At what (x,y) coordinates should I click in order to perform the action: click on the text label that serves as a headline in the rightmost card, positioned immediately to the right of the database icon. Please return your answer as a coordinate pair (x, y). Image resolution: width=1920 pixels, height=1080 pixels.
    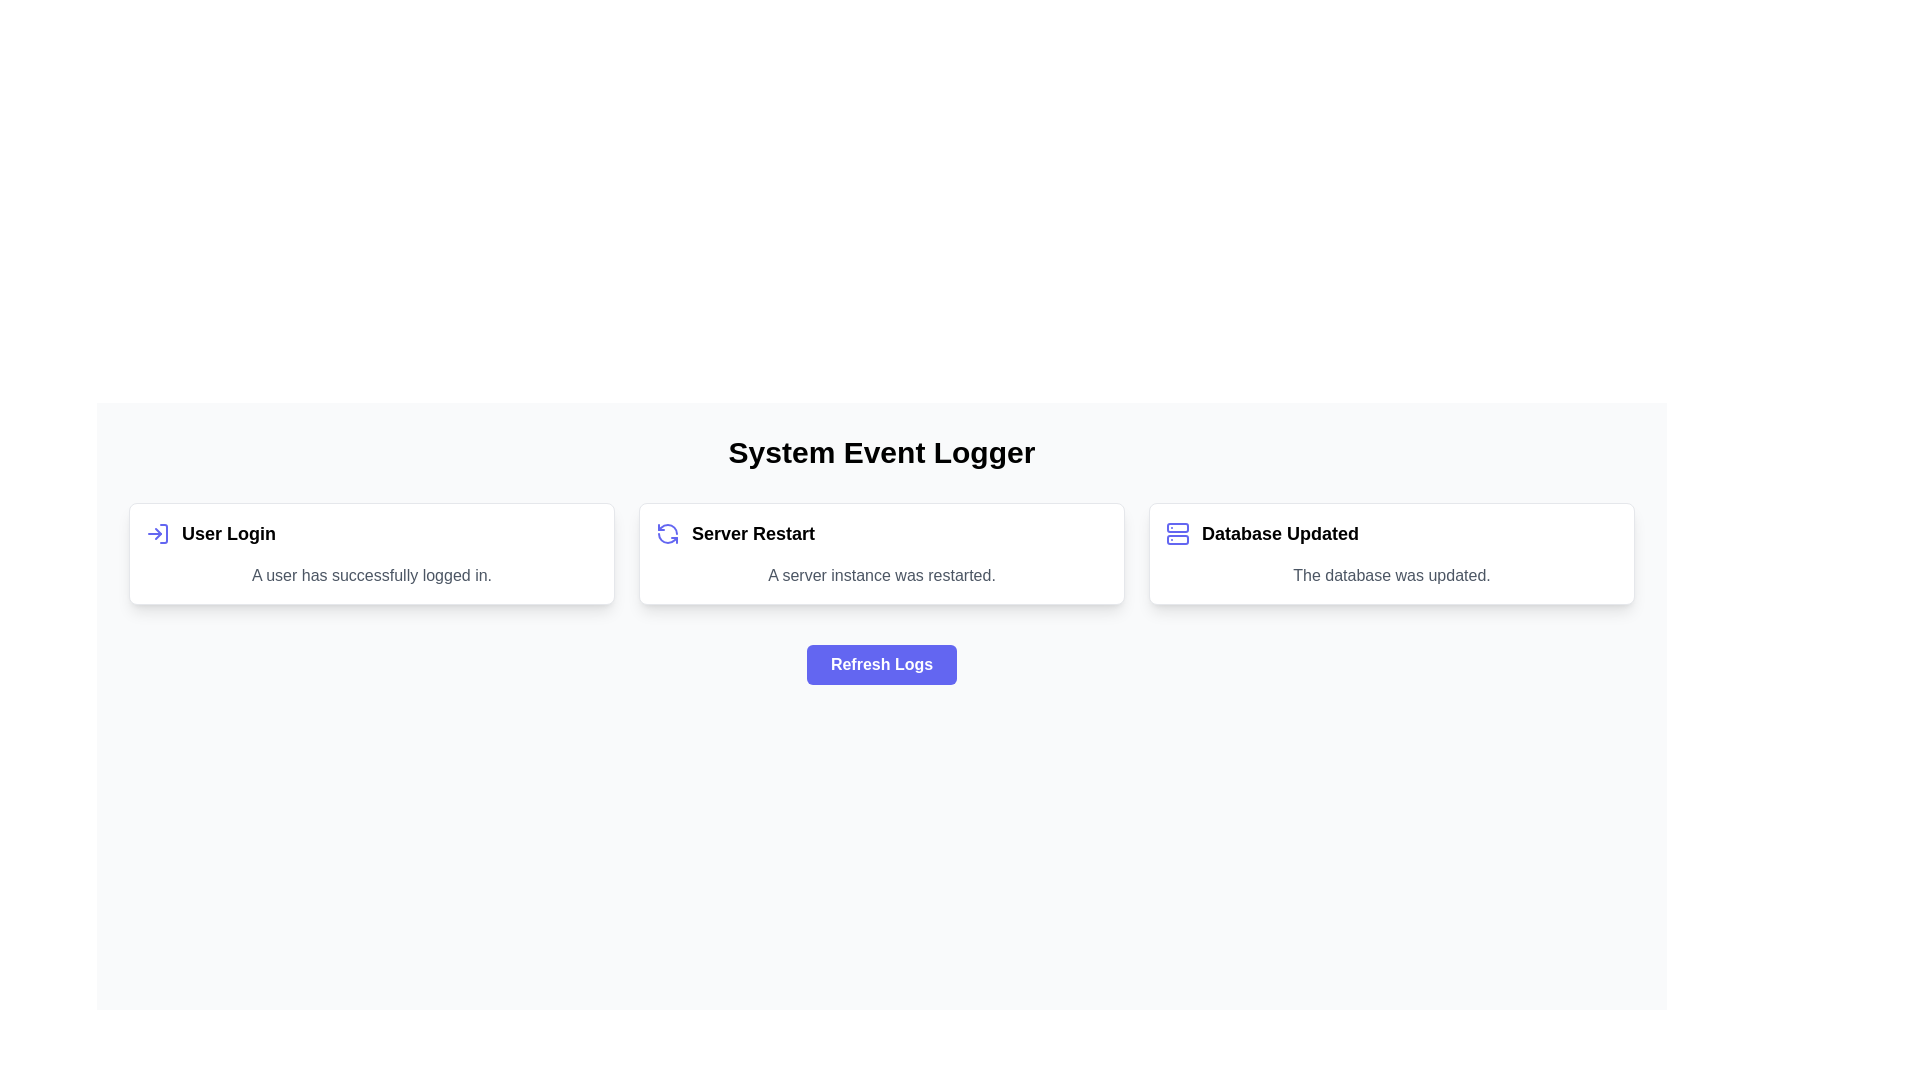
    Looking at the image, I should click on (1280, 532).